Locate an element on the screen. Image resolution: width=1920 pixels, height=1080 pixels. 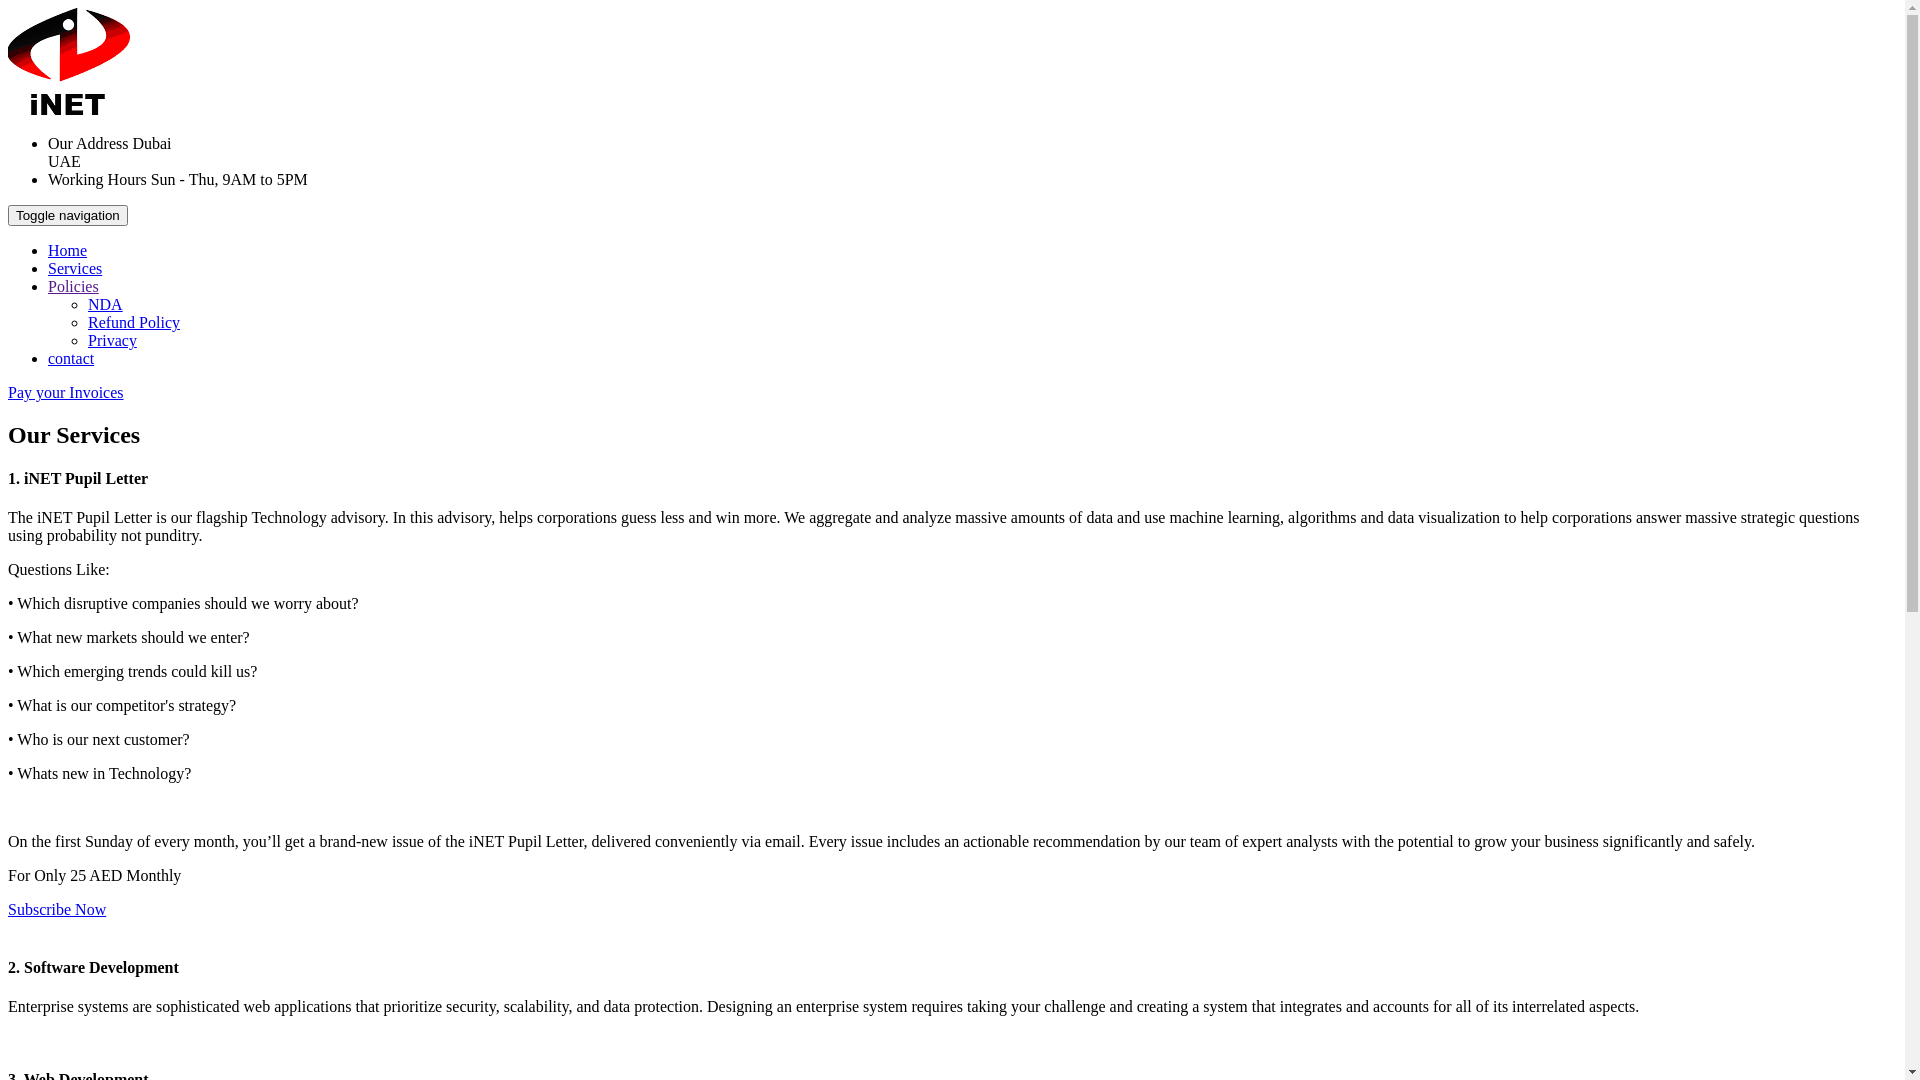
'Subscribe Now' is located at coordinates (57, 909).